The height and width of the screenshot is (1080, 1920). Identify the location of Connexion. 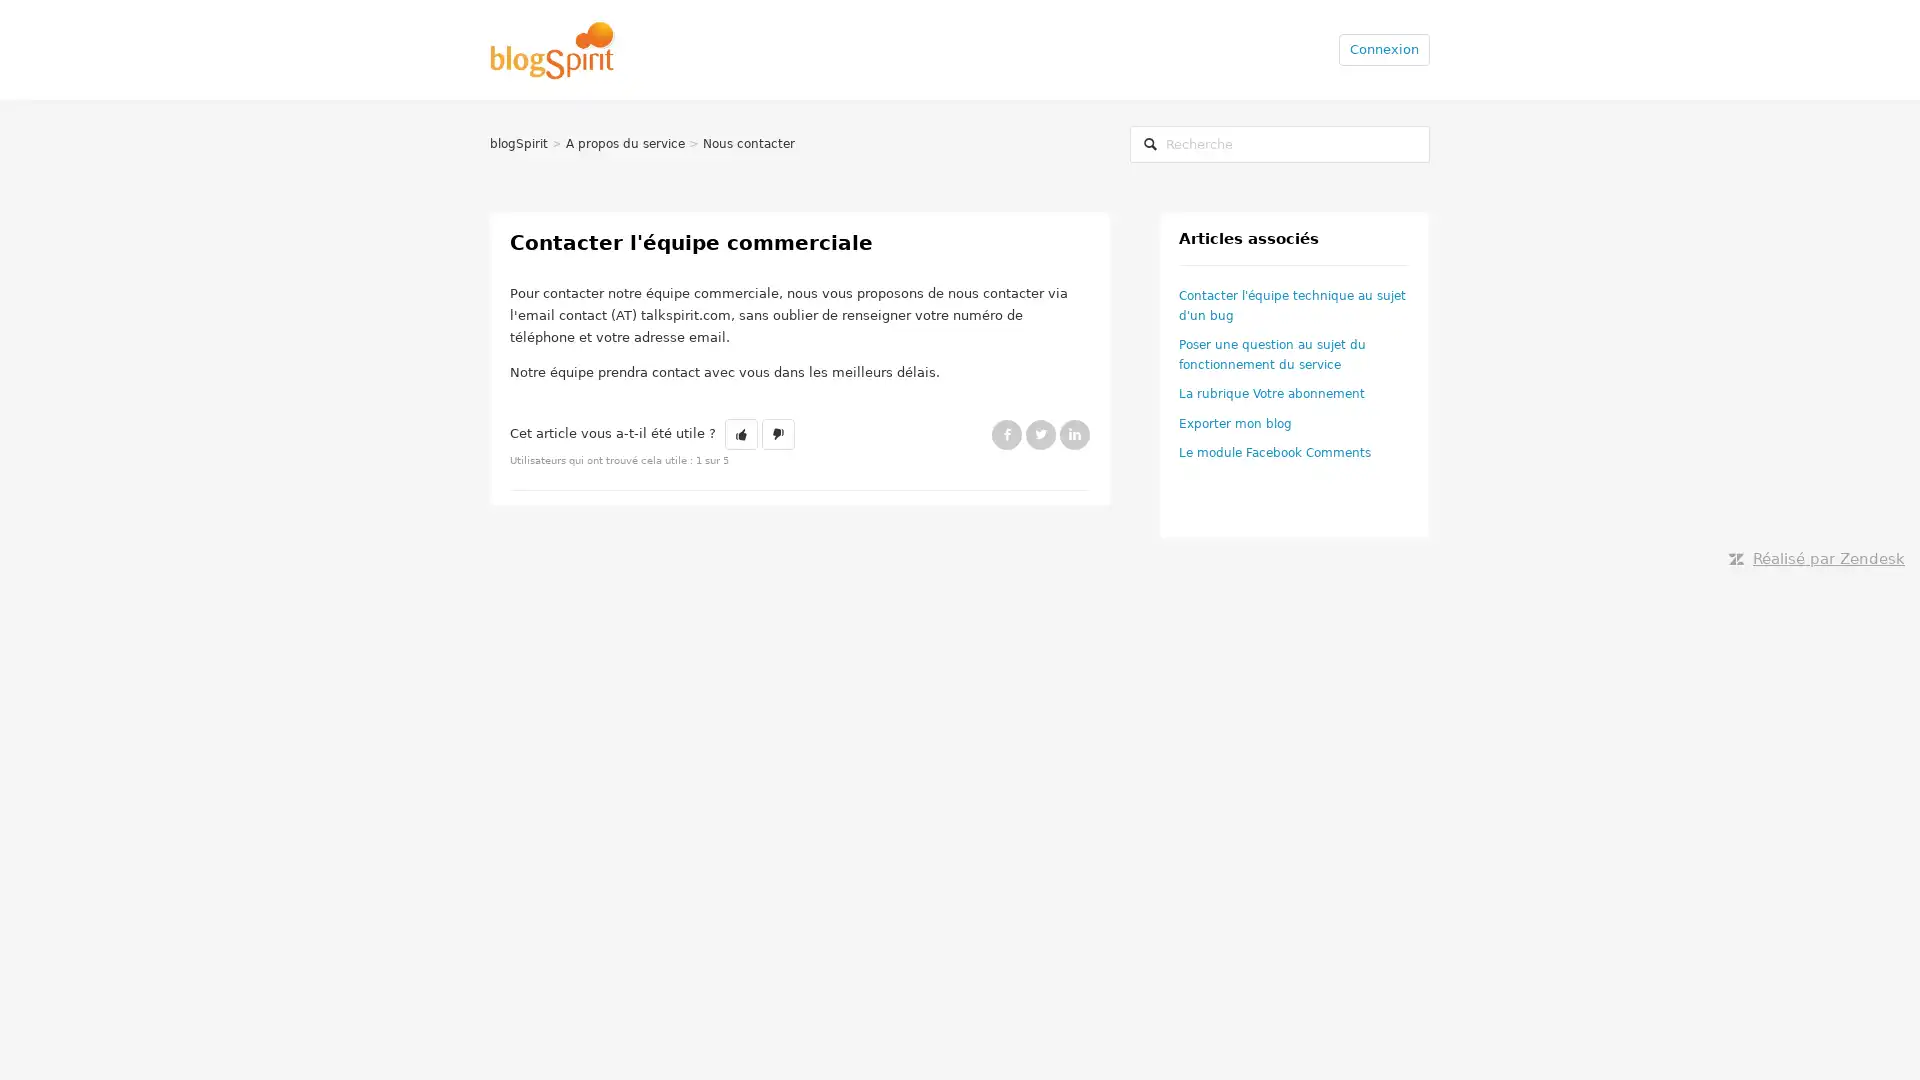
(1383, 48).